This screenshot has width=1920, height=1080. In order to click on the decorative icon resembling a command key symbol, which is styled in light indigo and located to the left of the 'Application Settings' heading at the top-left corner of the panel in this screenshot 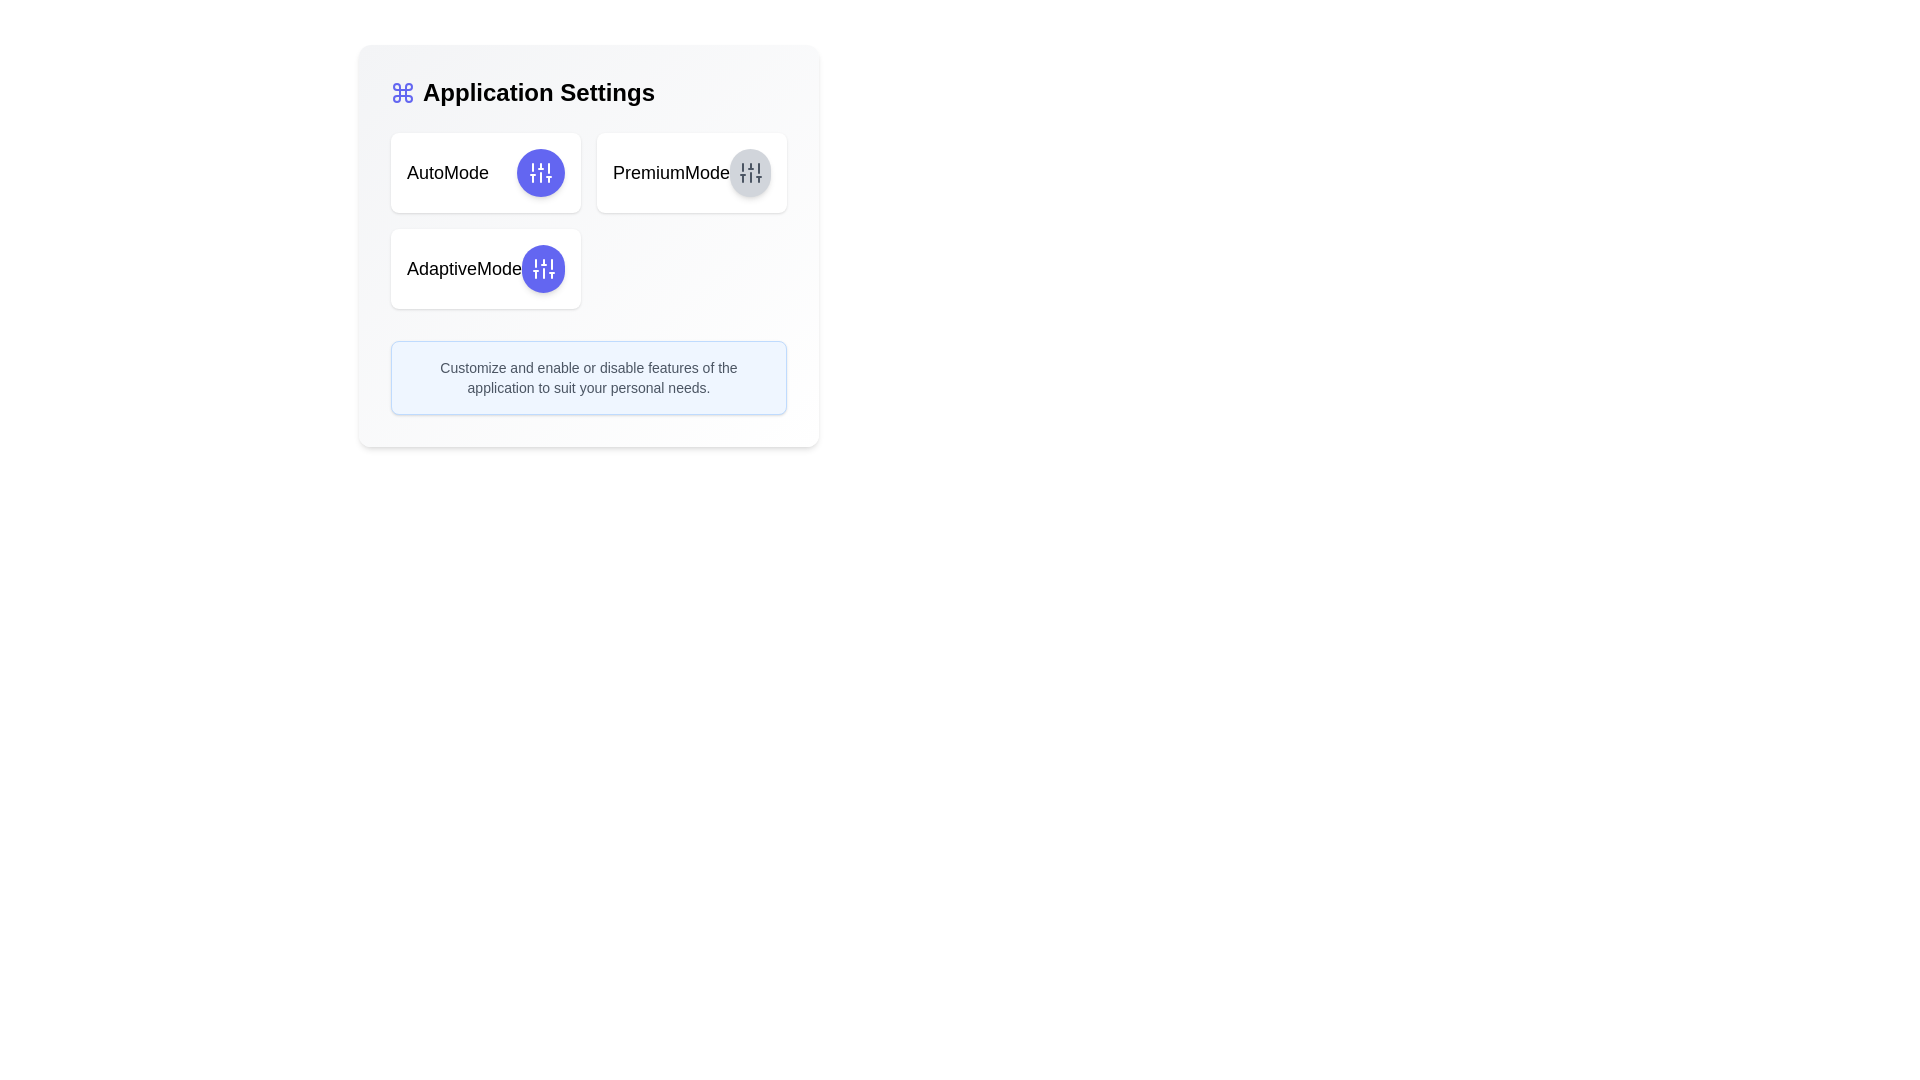, I will do `click(402, 92)`.